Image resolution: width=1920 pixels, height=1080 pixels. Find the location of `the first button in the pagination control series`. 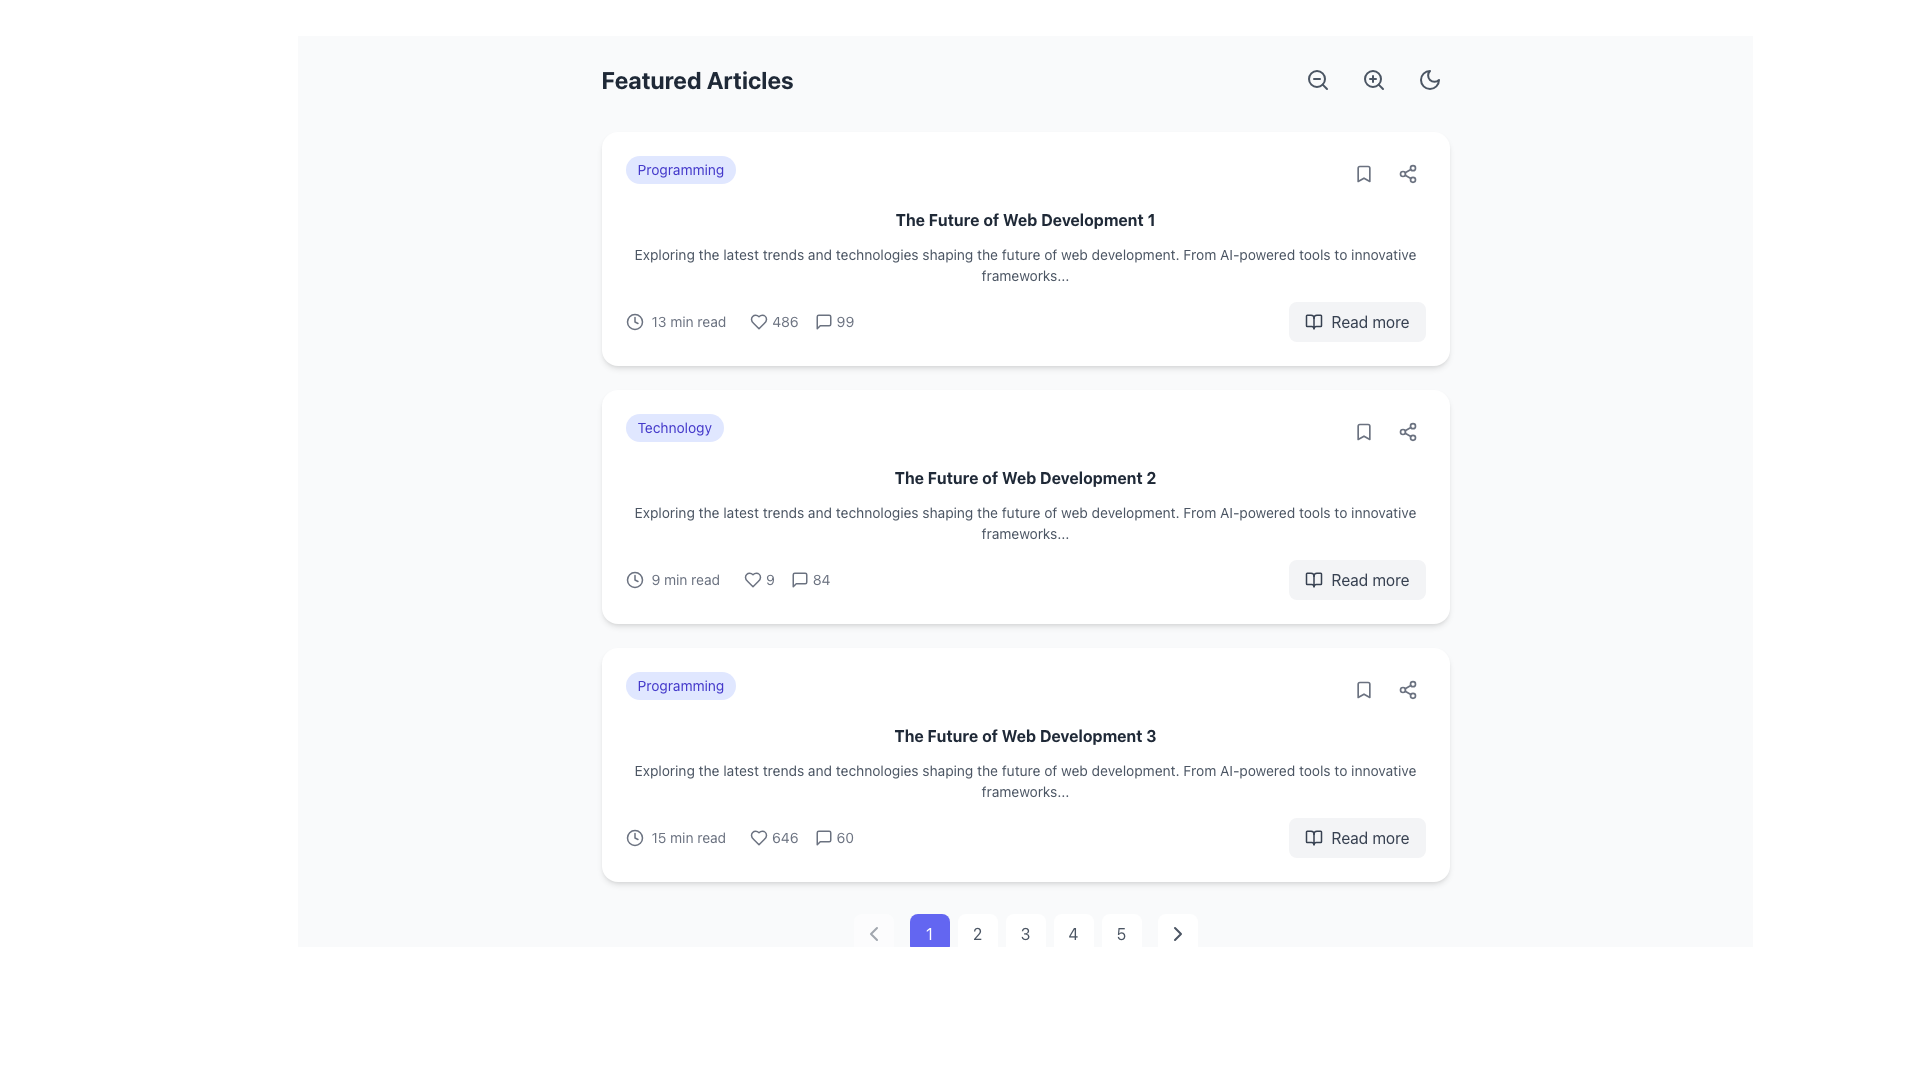

the first button in the pagination control series is located at coordinates (928, 933).